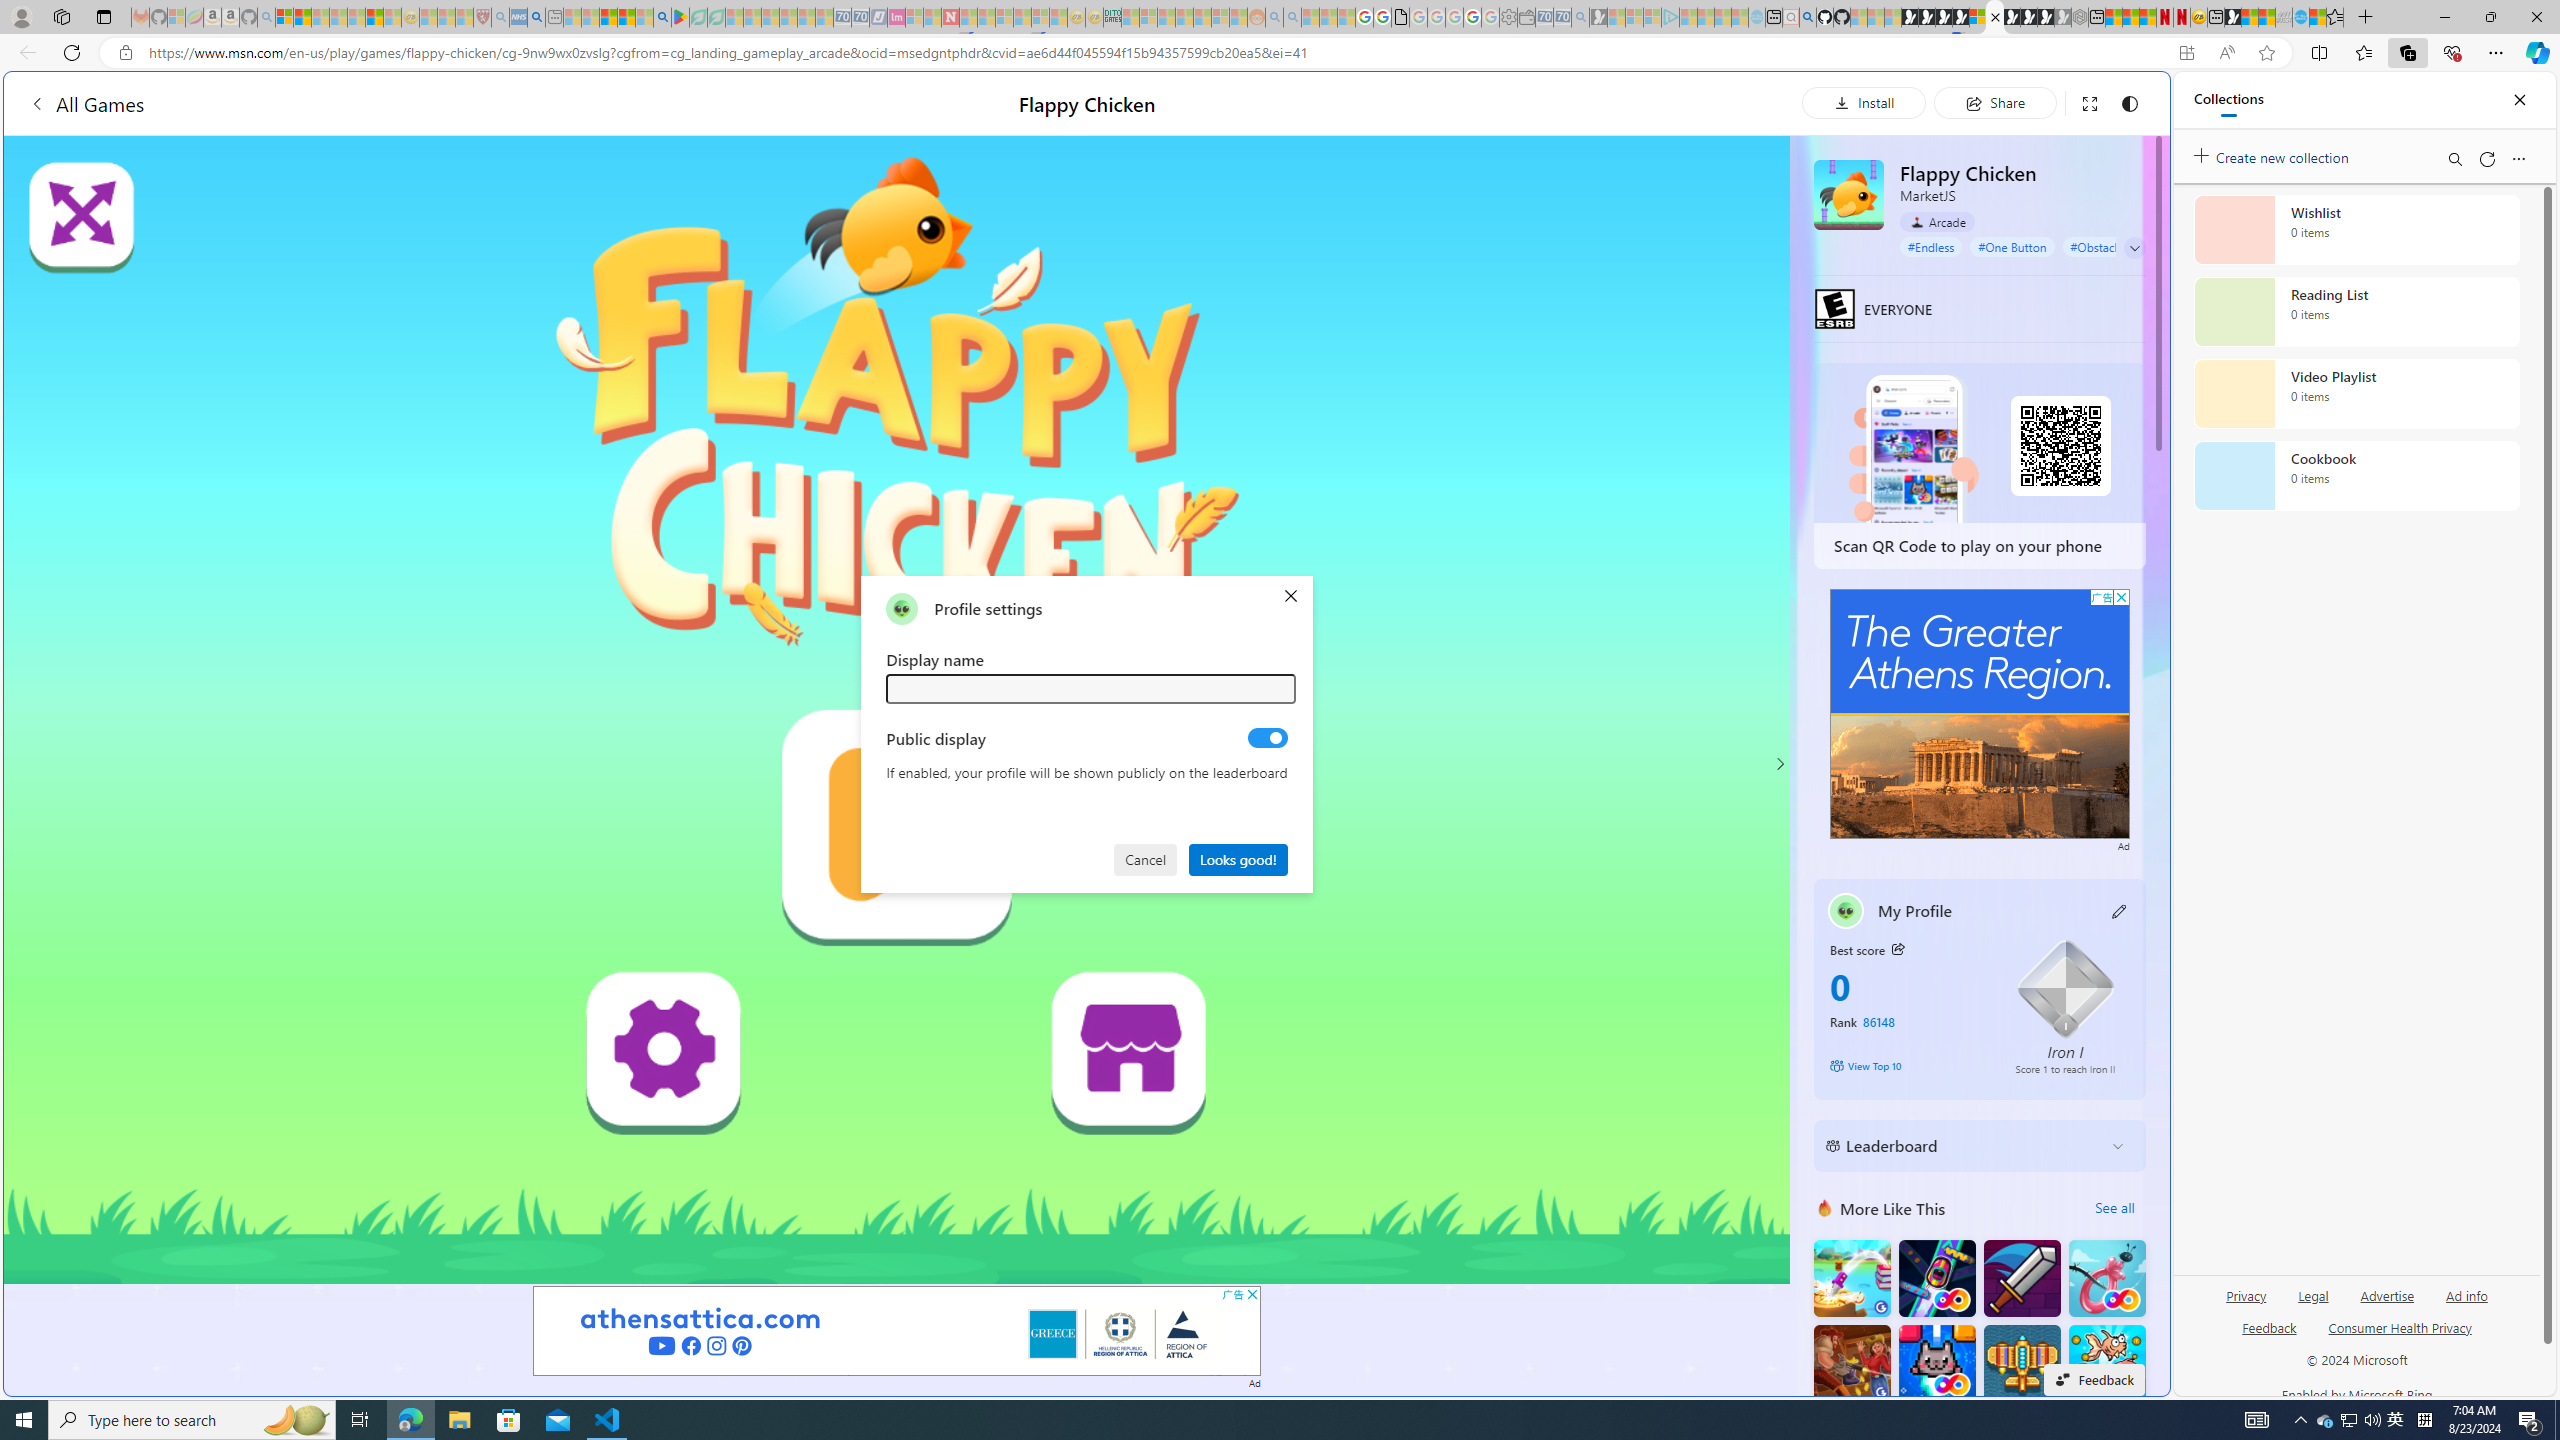 The image size is (2560, 1440). Describe the element at coordinates (1863, 102) in the screenshot. I see `'Install'` at that location.